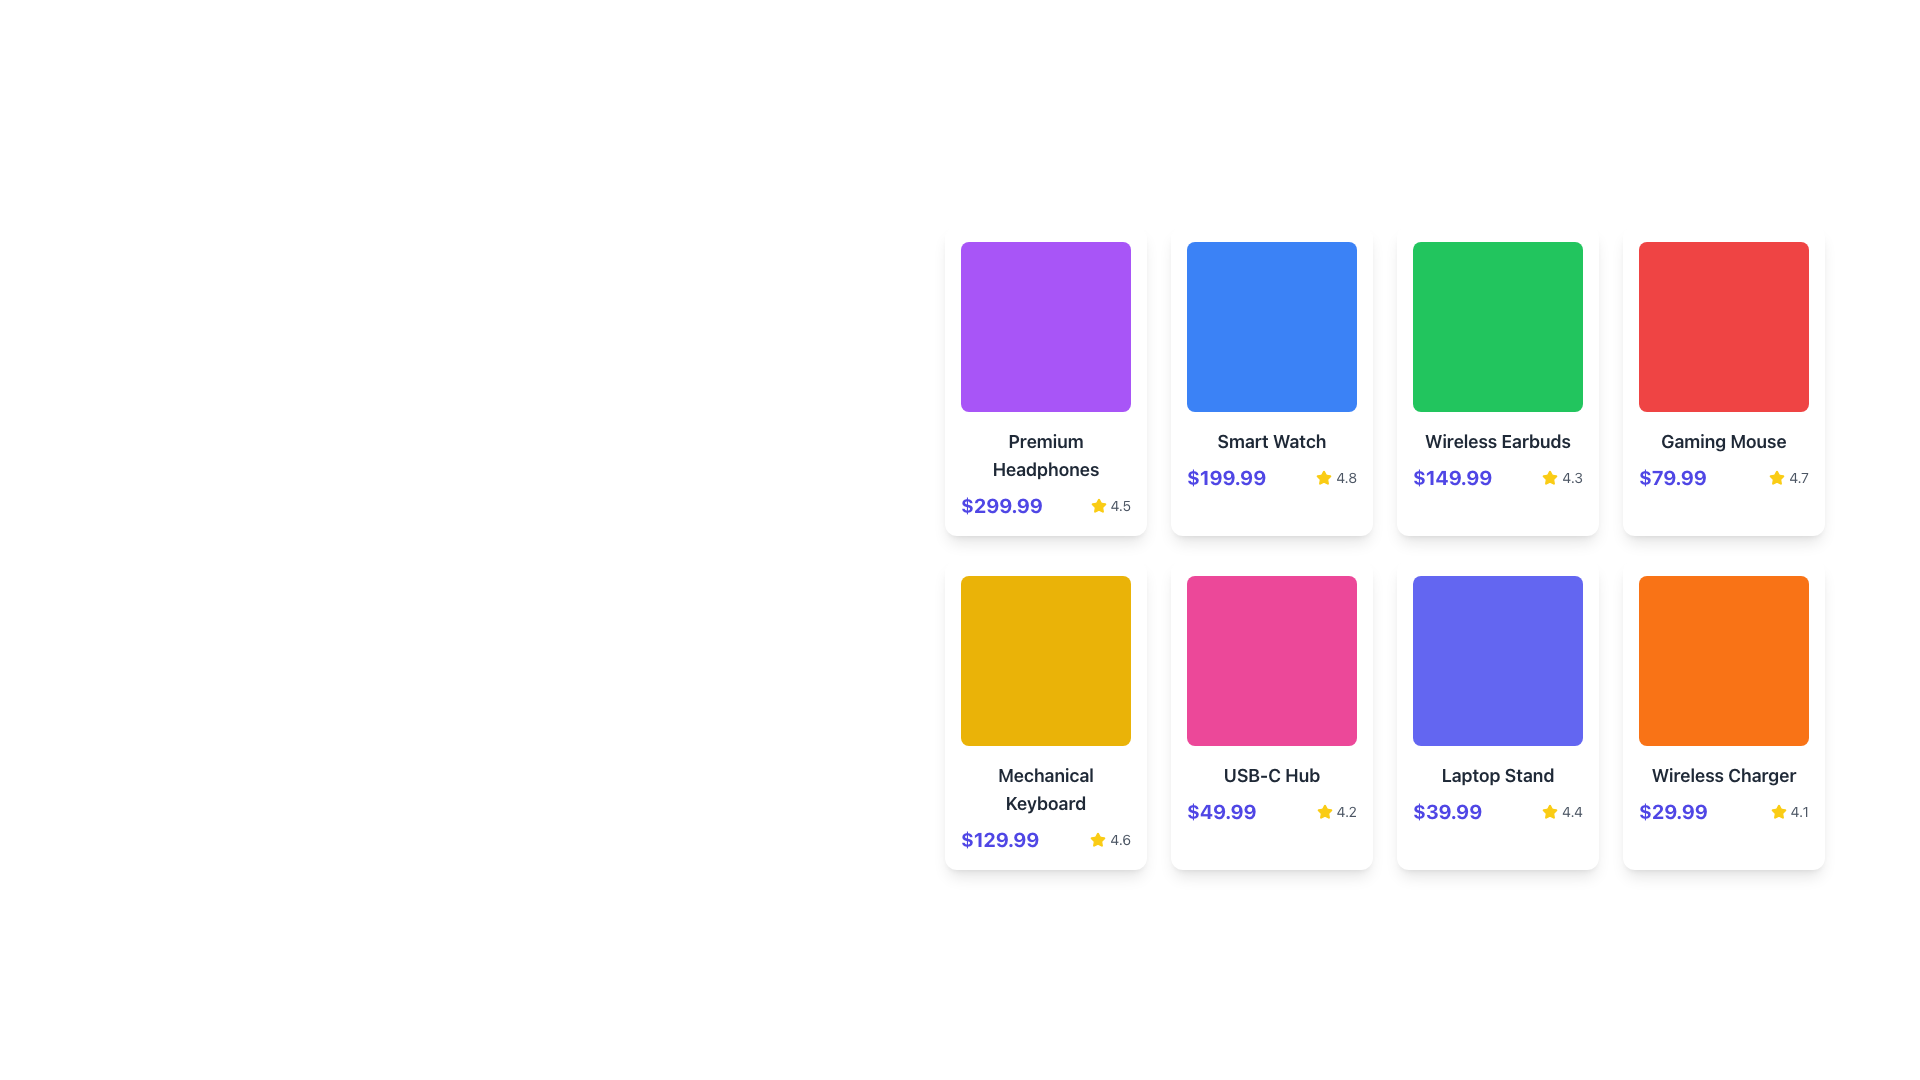  Describe the element at coordinates (1346, 812) in the screenshot. I see `the static text displaying the rating '4.2', which is styled in light gray and positioned next to a yellow star icon in the USB-C Hub card layout` at that location.